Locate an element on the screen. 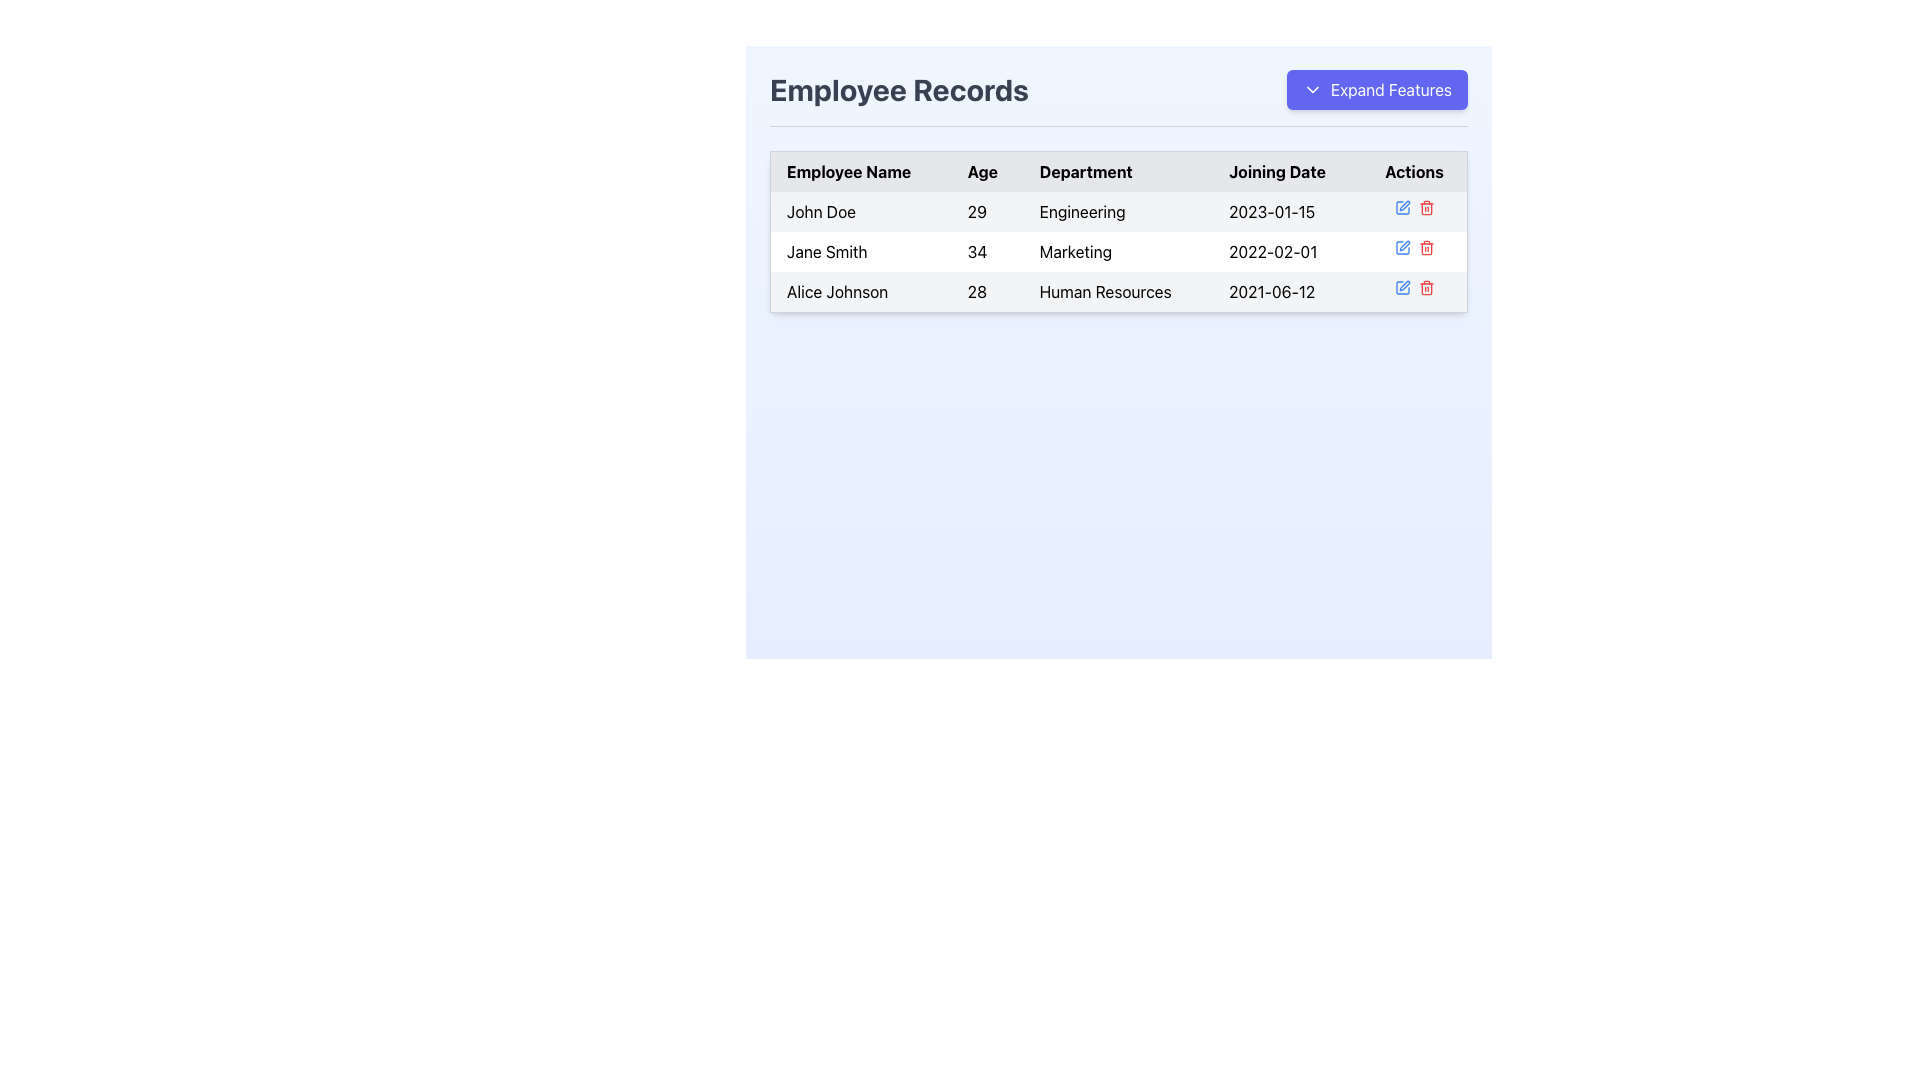 The image size is (1920, 1080). the action panel for the 'Jane Smith' row in the employee records table, which contains interactive action icons for editing or deleting the record is located at coordinates (1413, 246).